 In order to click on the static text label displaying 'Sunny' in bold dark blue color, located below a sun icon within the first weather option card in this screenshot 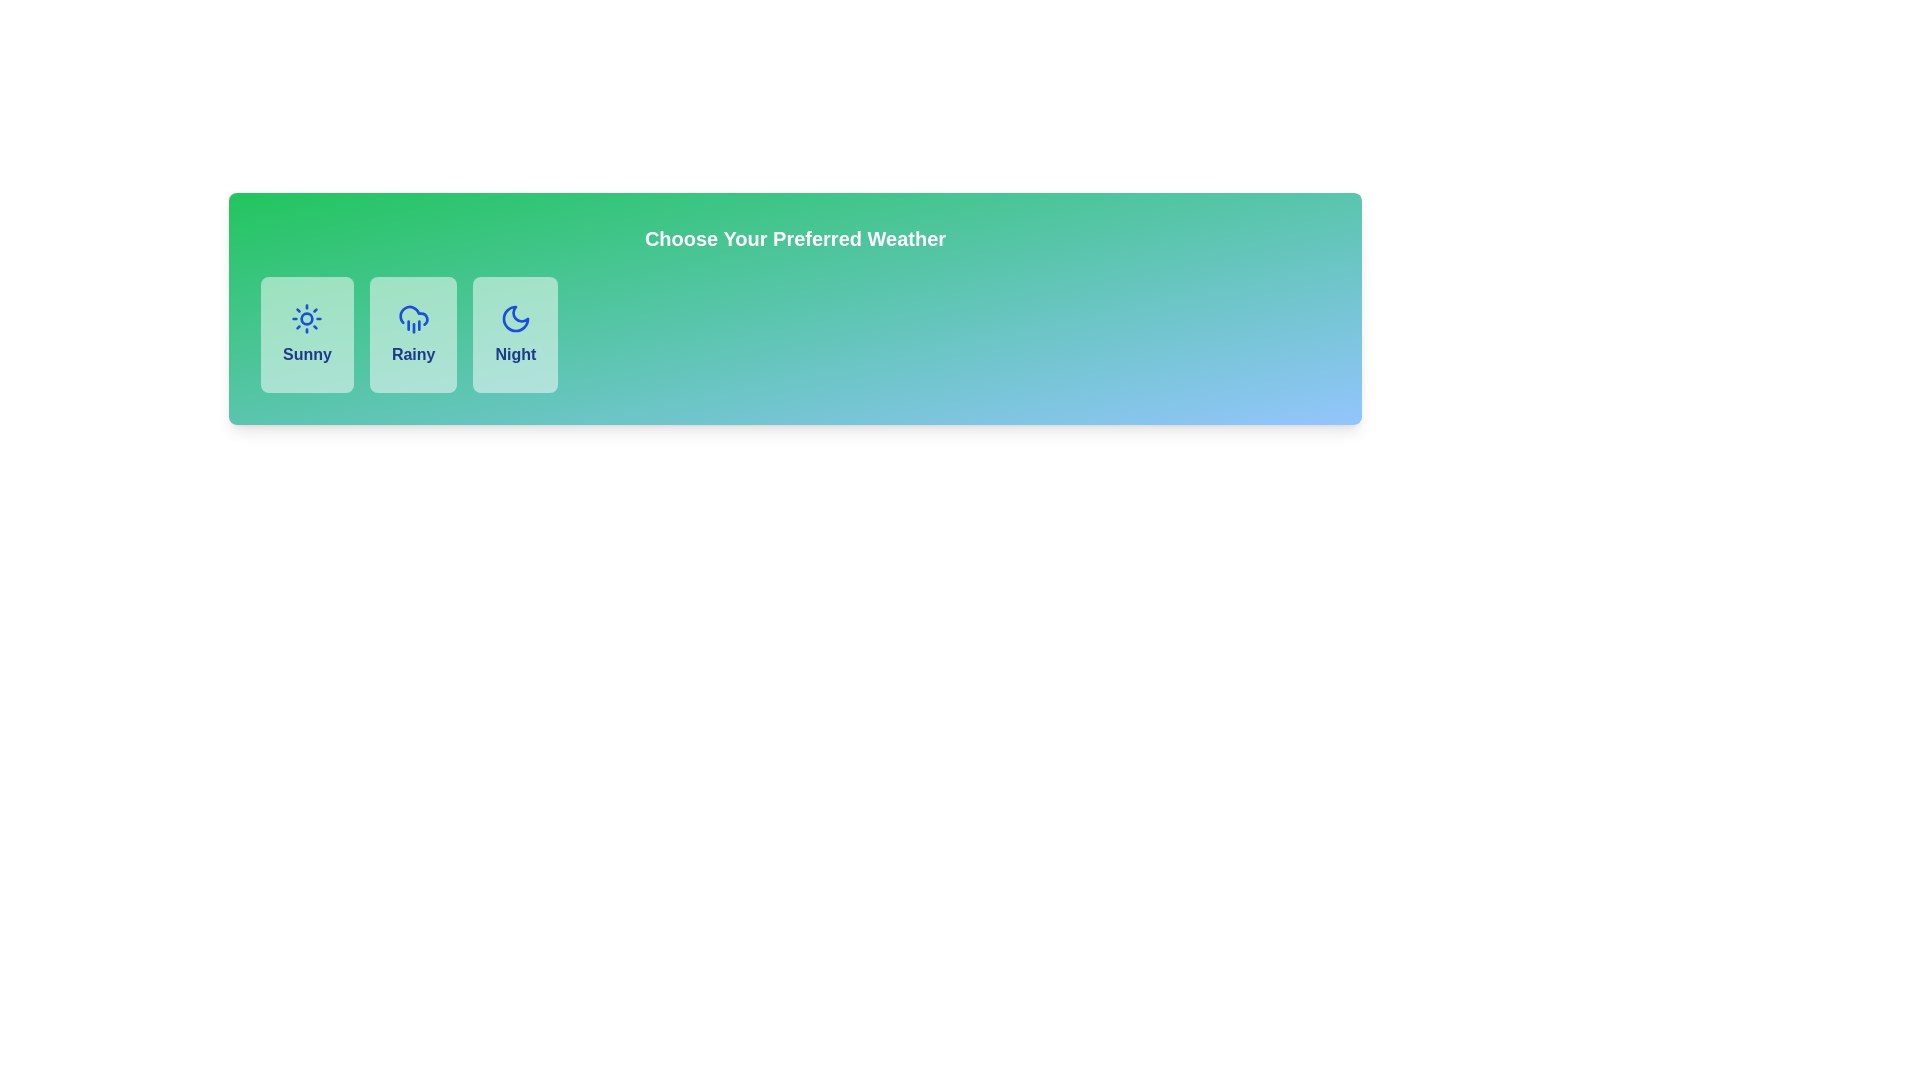, I will do `click(306, 353)`.